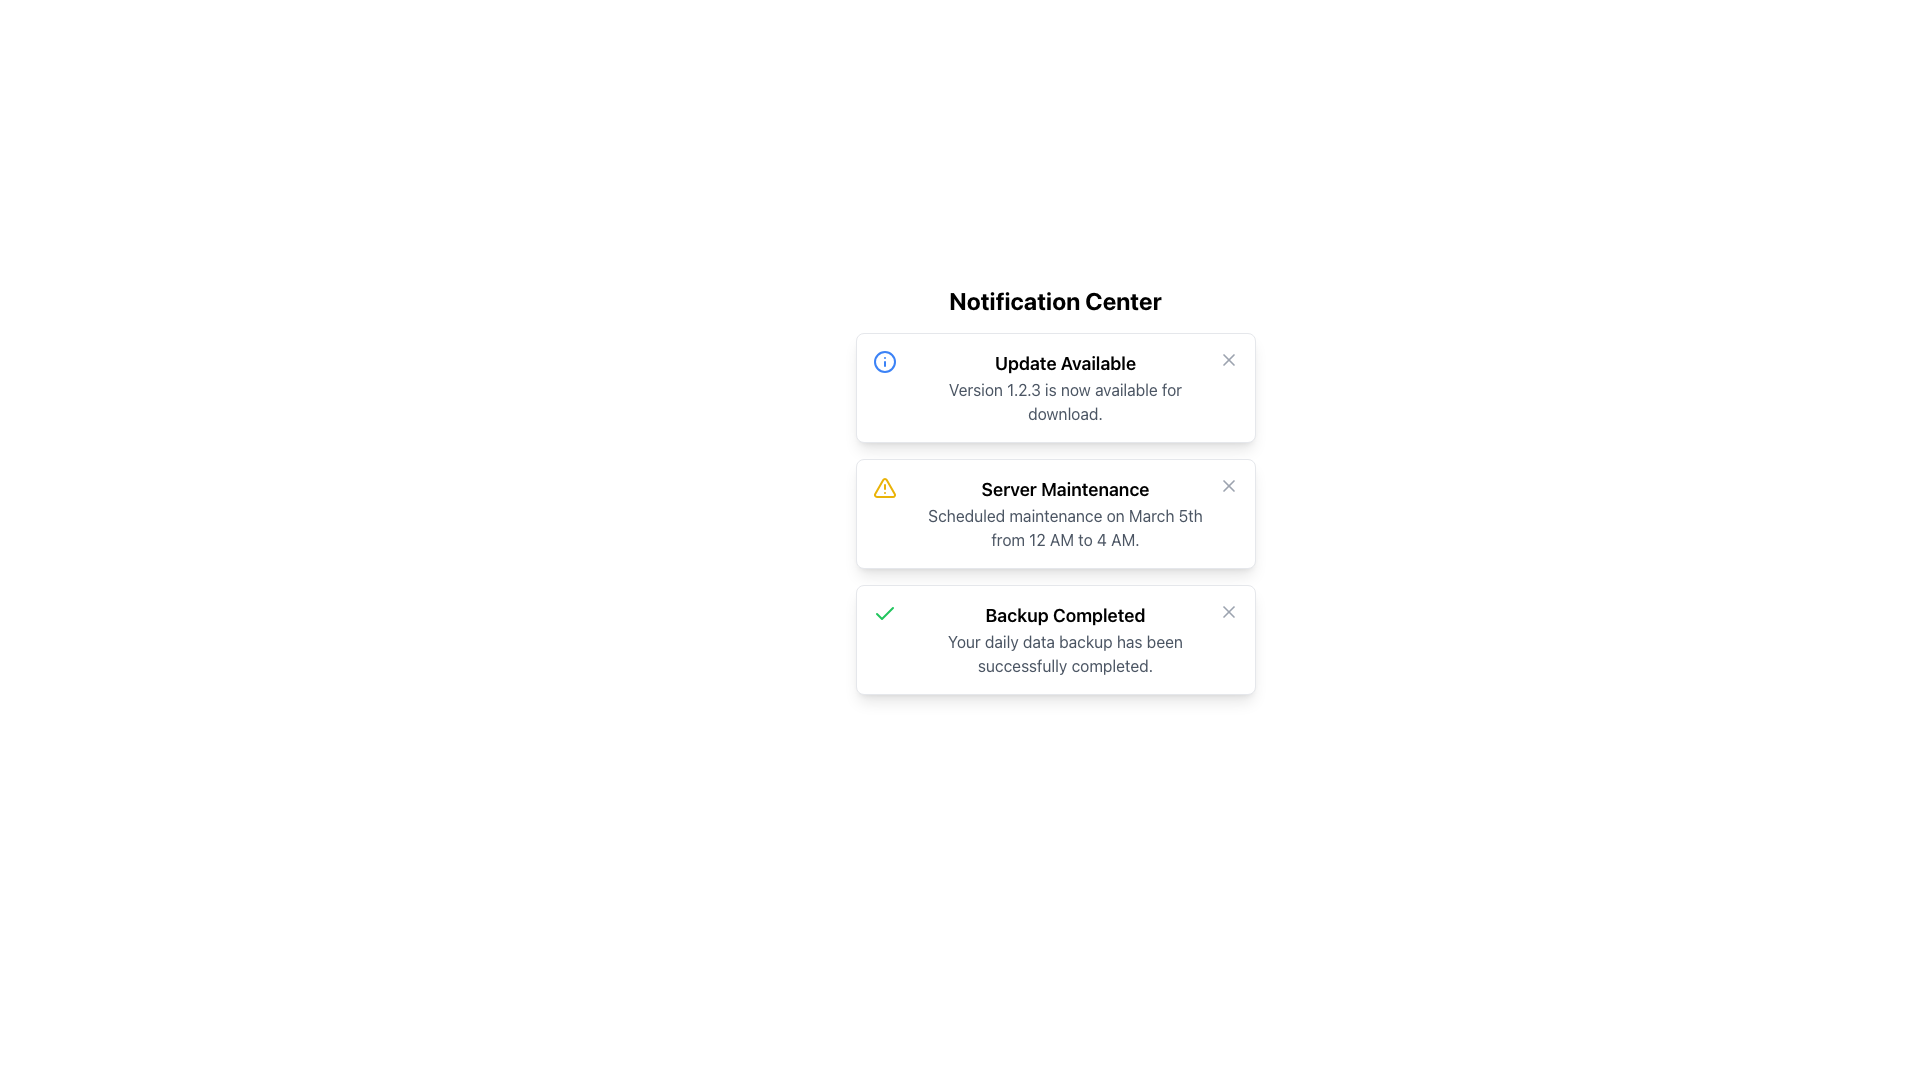 The height and width of the screenshot is (1080, 1920). Describe the element at coordinates (1227, 611) in the screenshot. I see `the close button located in the top-right corner of the 'Backup Completed' notification card` at that location.